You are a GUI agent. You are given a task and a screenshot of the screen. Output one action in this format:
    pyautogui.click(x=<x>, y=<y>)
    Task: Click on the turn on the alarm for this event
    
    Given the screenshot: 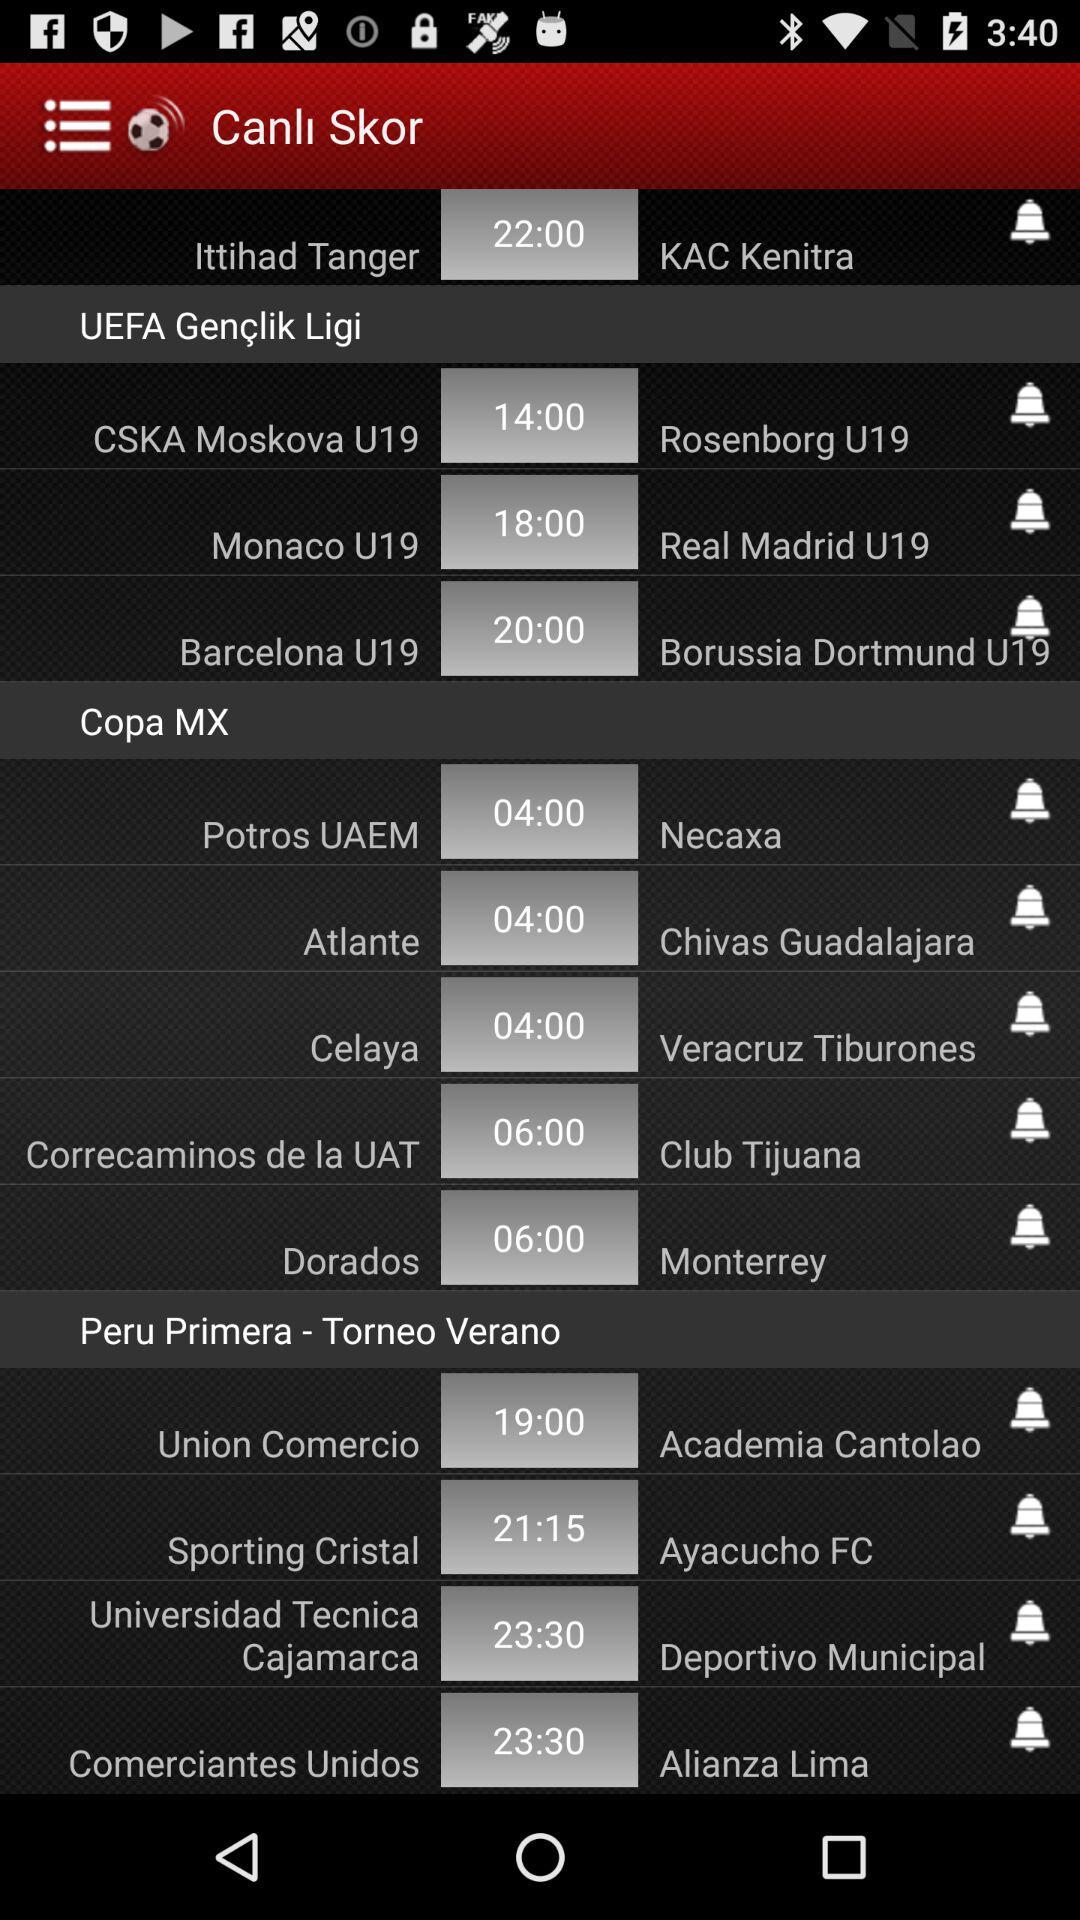 What is the action you would take?
    pyautogui.click(x=1029, y=1013)
    